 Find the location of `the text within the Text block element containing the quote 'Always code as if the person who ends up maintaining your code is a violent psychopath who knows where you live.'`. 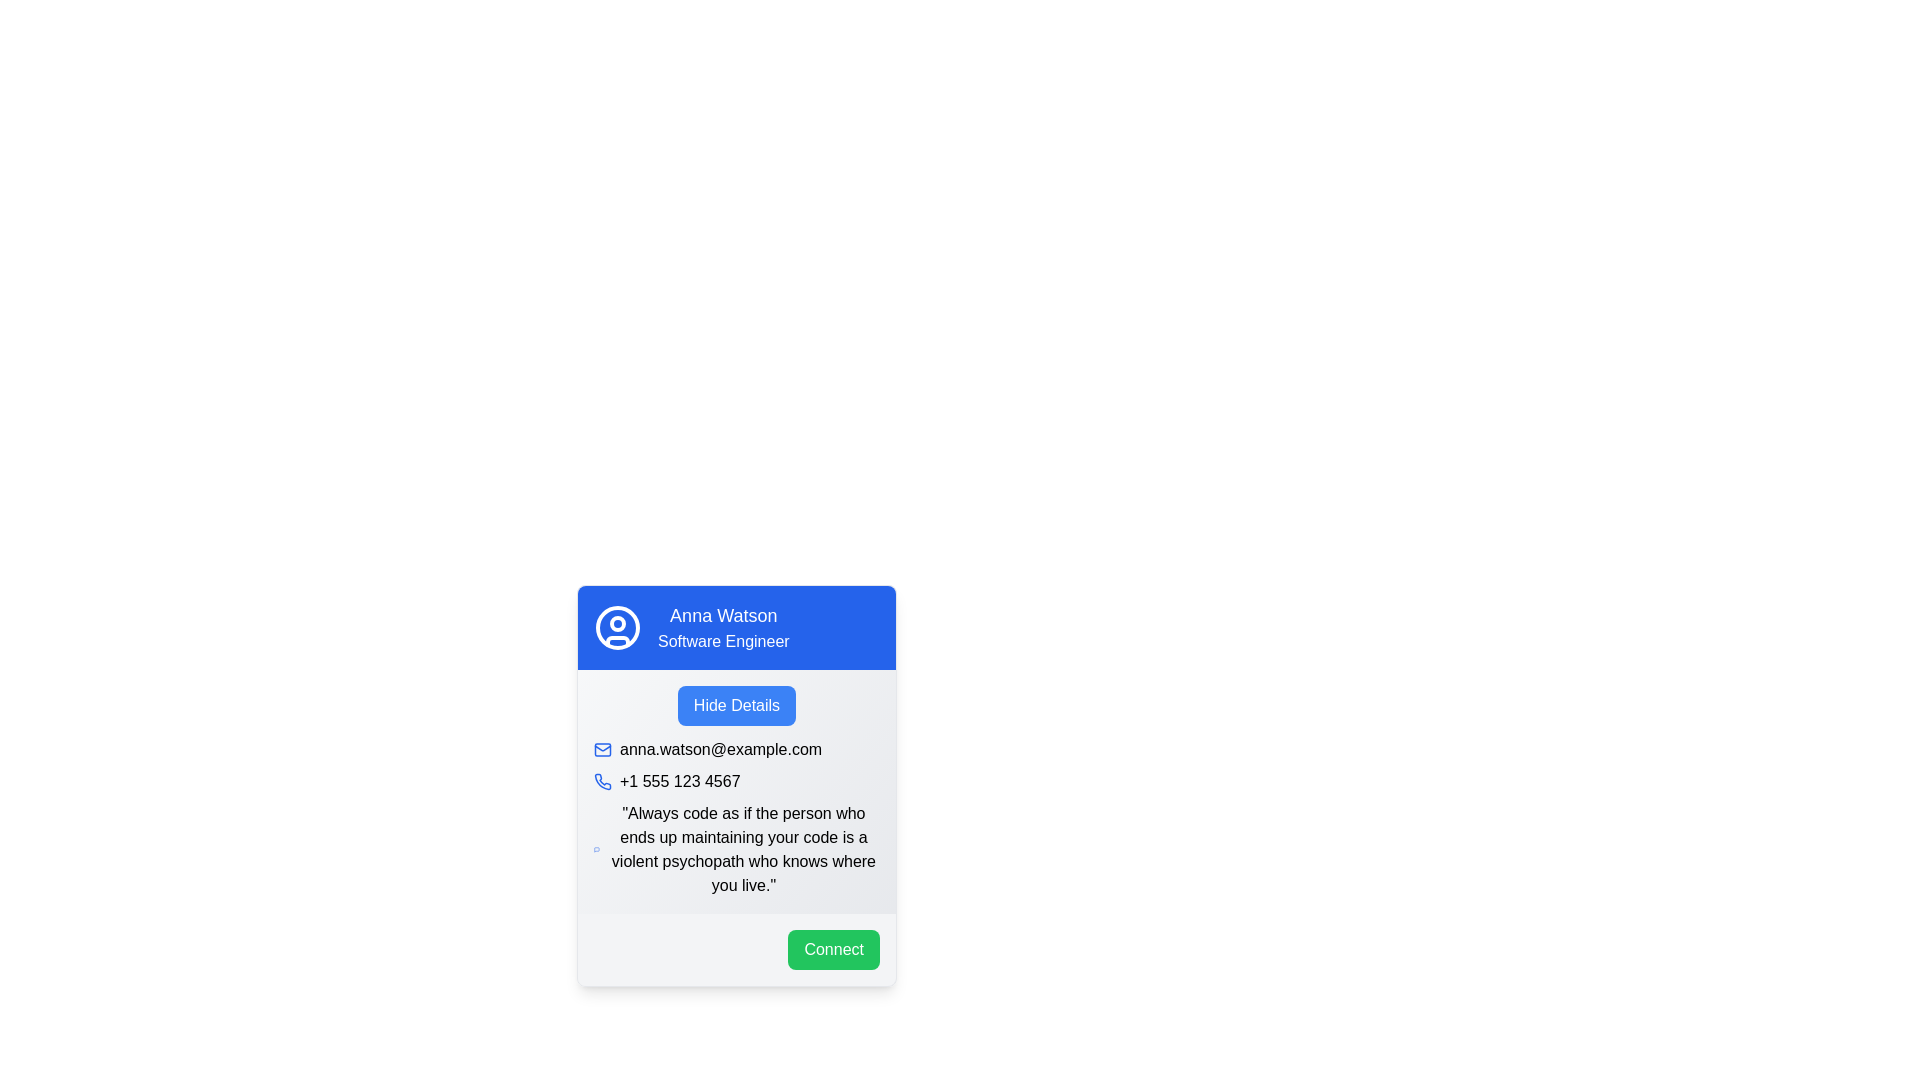

the text within the Text block element containing the quote 'Always code as if the person who ends up maintaining your code is a violent psychopath who knows where you live.' is located at coordinates (736, 849).